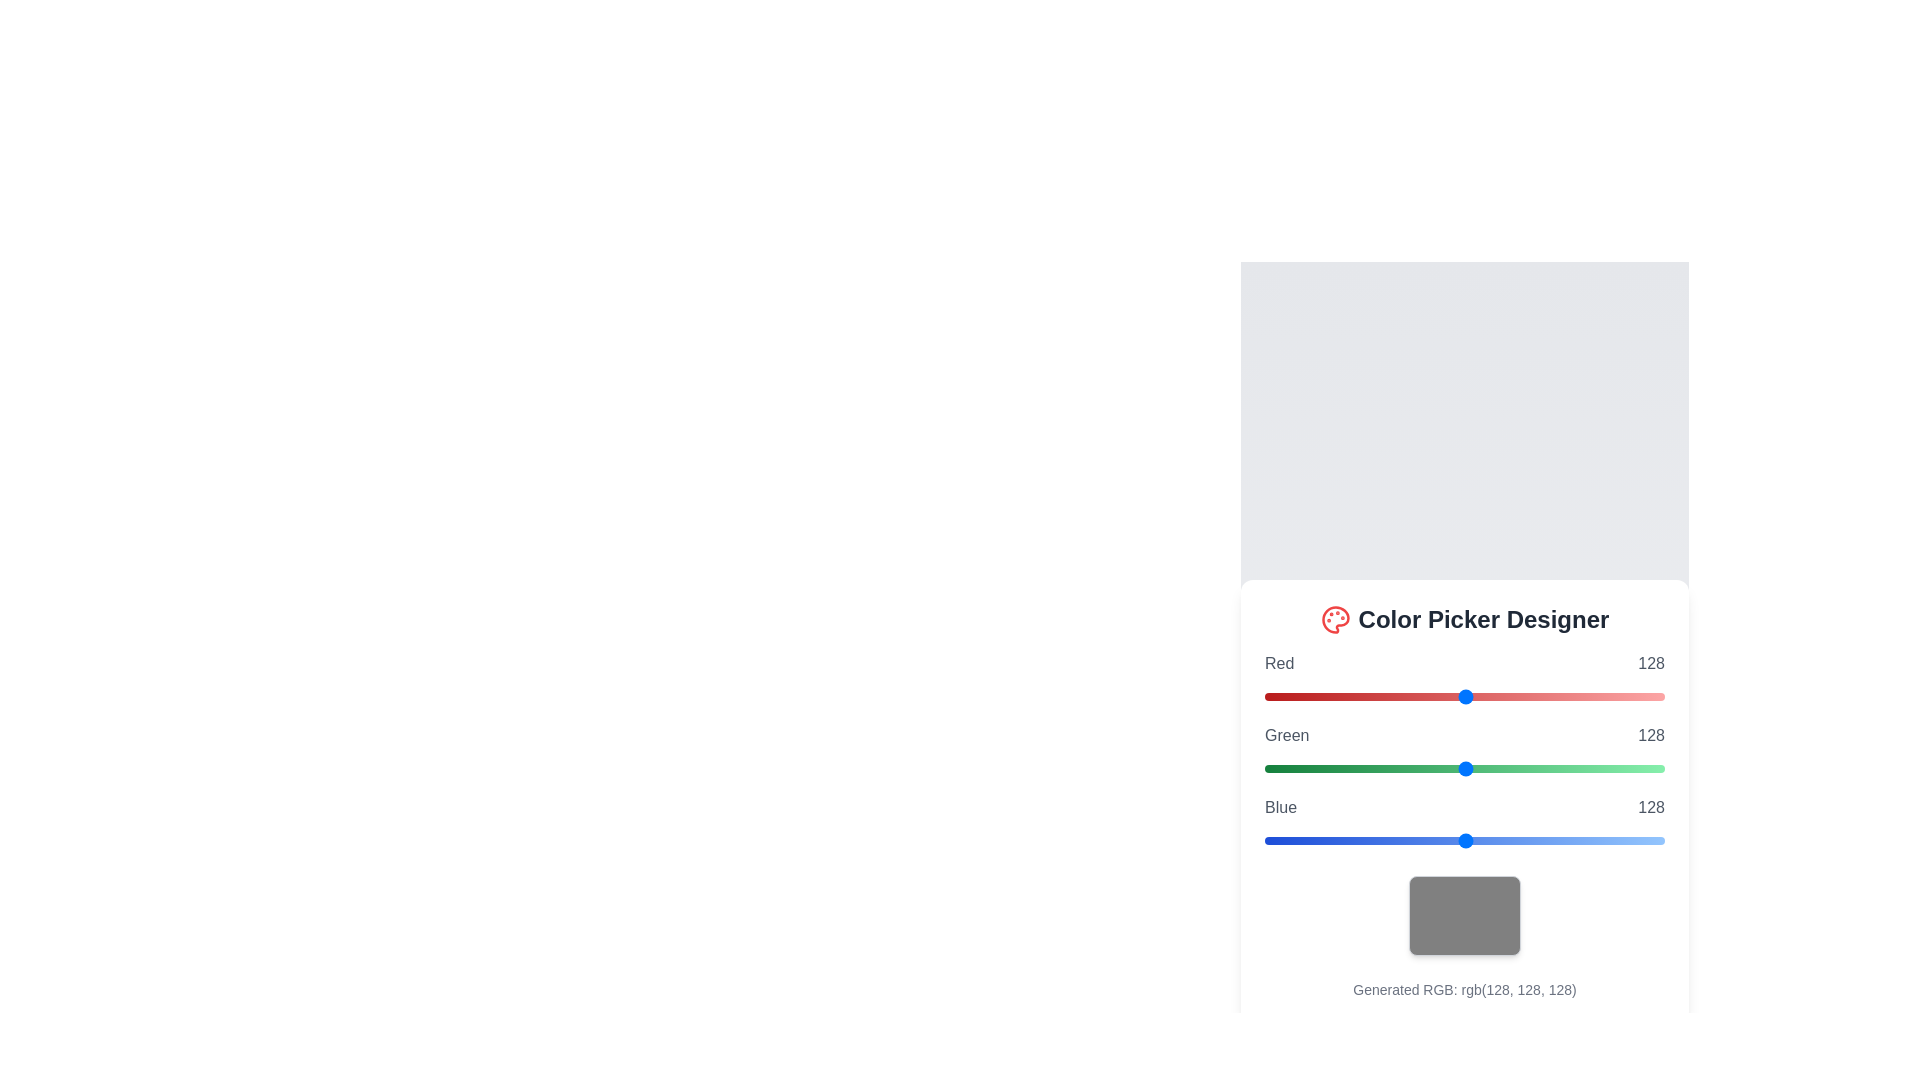 The image size is (1920, 1080). What do you see at coordinates (1416, 840) in the screenshot?
I see `the blue slider to set its value to 97` at bounding box center [1416, 840].